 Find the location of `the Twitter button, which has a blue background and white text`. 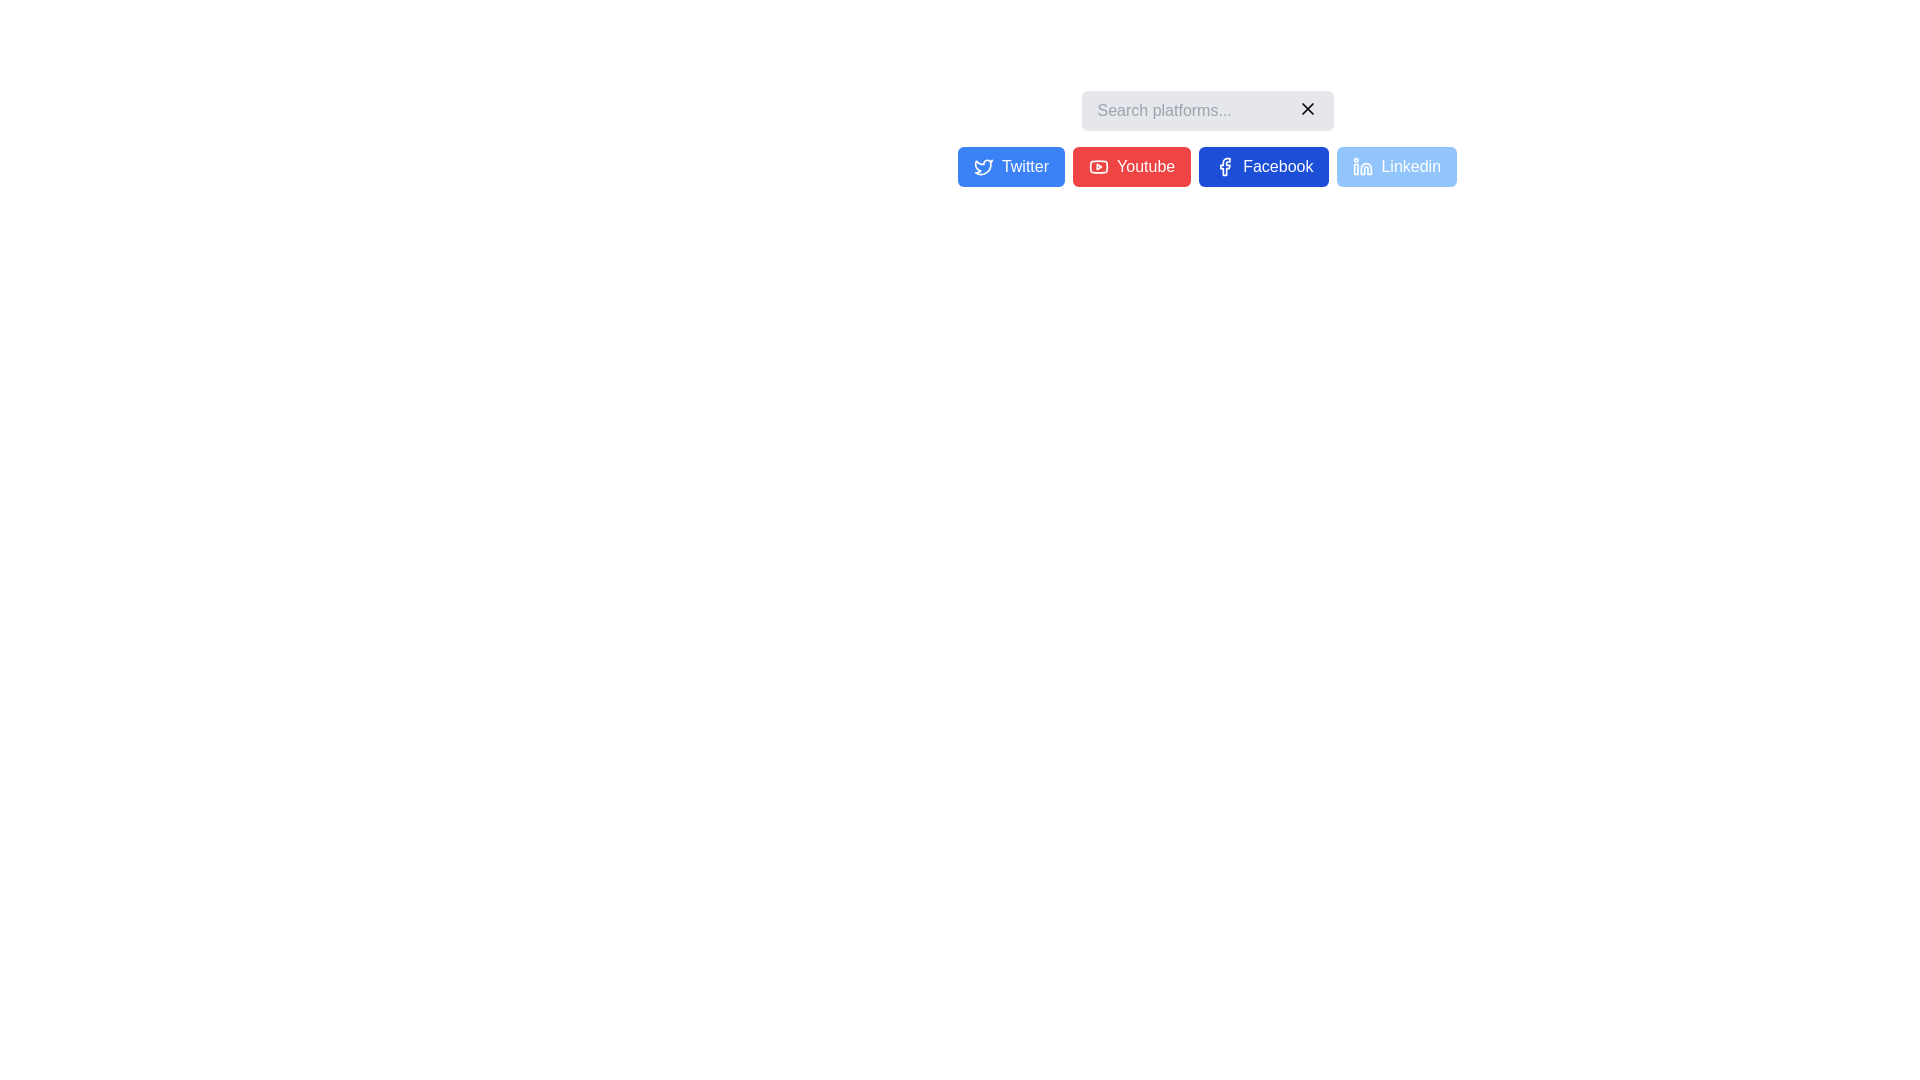

the Twitter button, which has a blue background and white text is located at coordinates (1011, 165).